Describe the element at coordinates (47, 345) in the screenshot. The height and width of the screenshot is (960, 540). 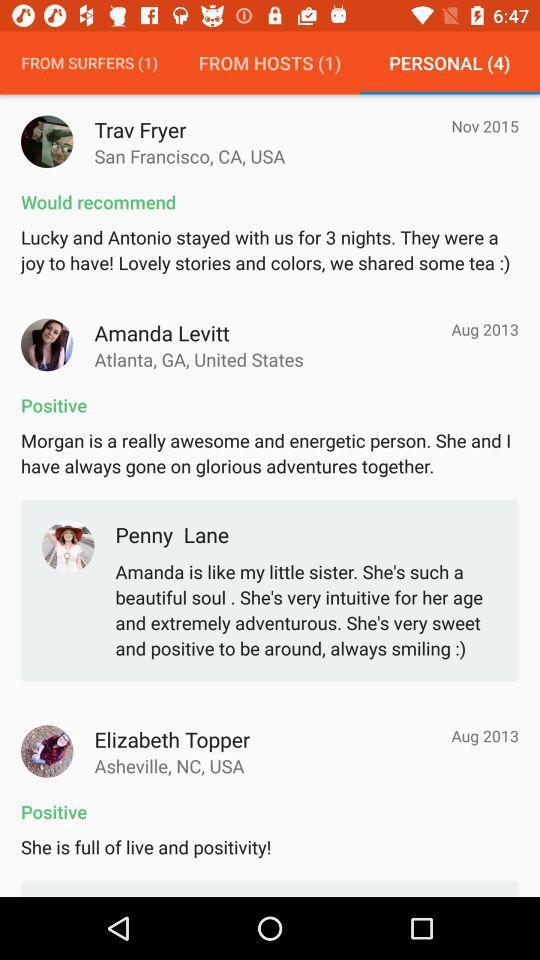
I see `picture next to the name` at that location.